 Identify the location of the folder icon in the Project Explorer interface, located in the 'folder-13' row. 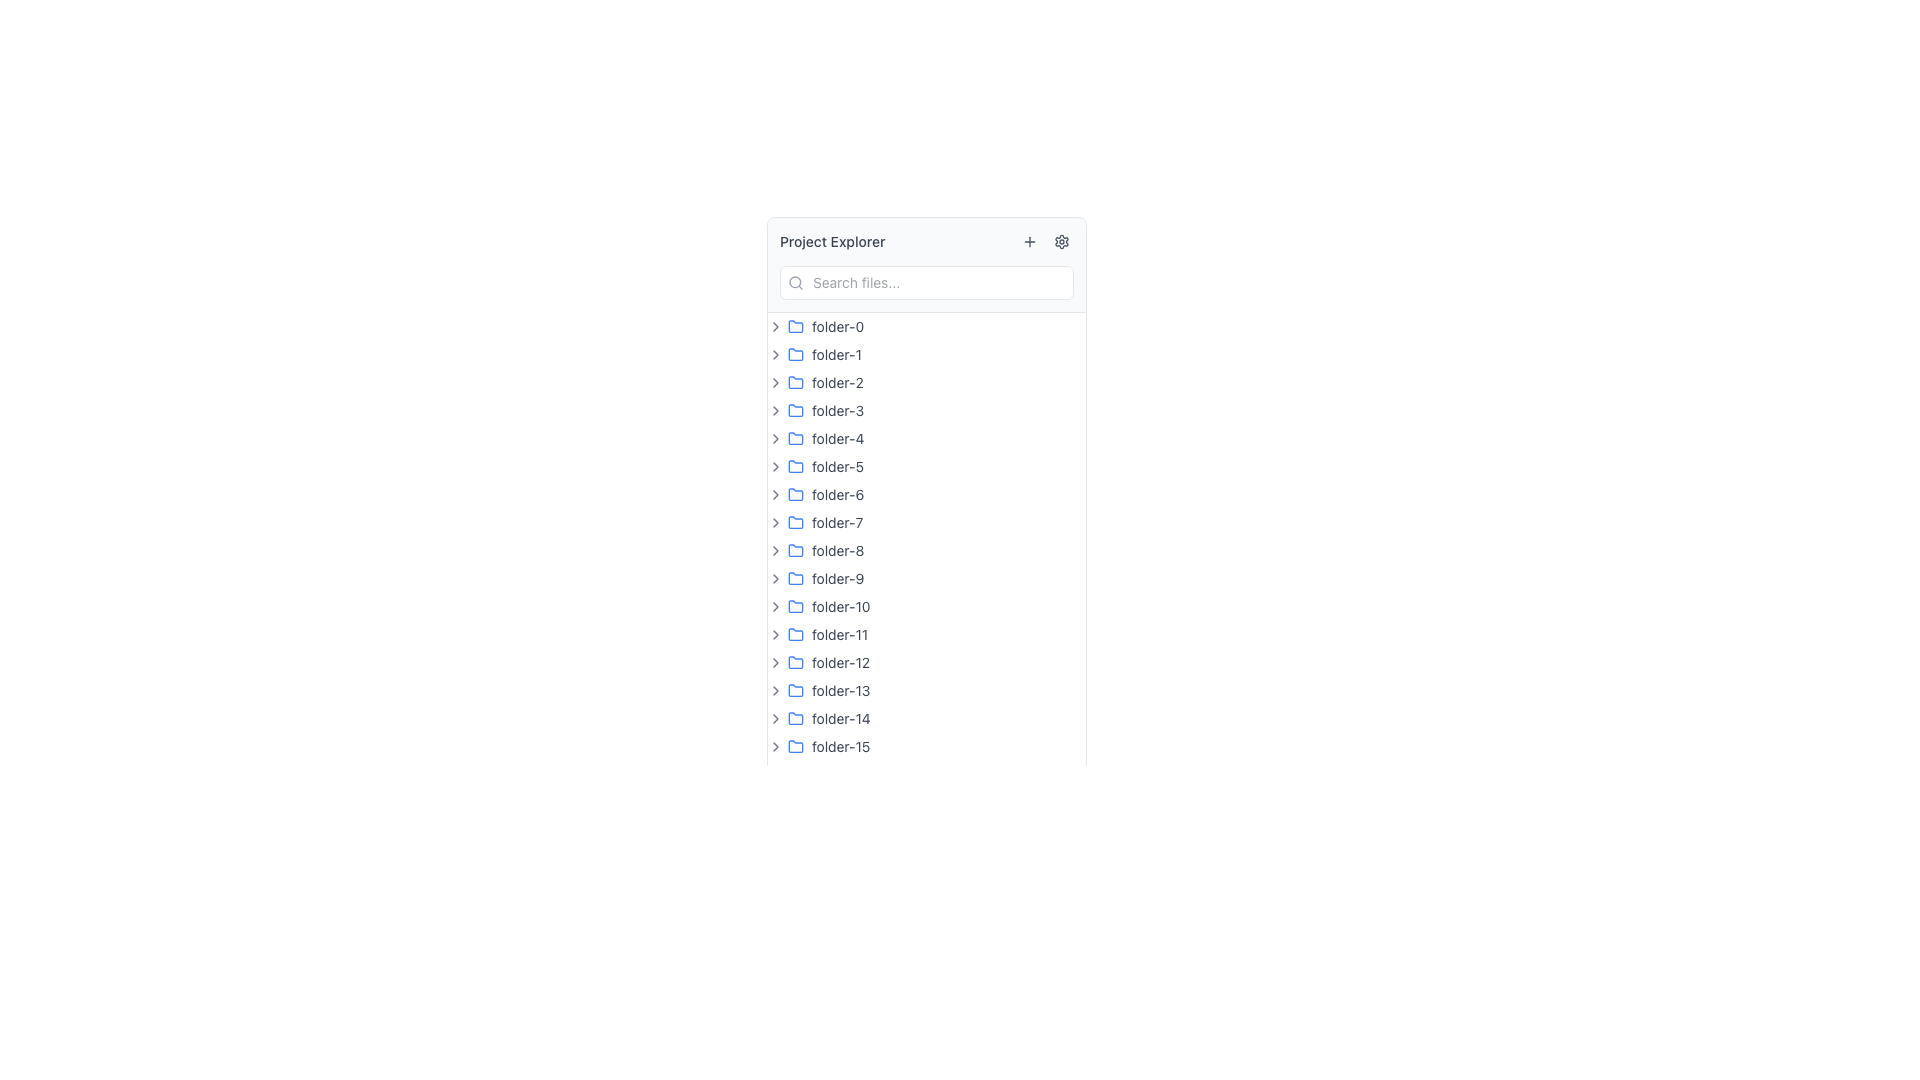
(795, 689).